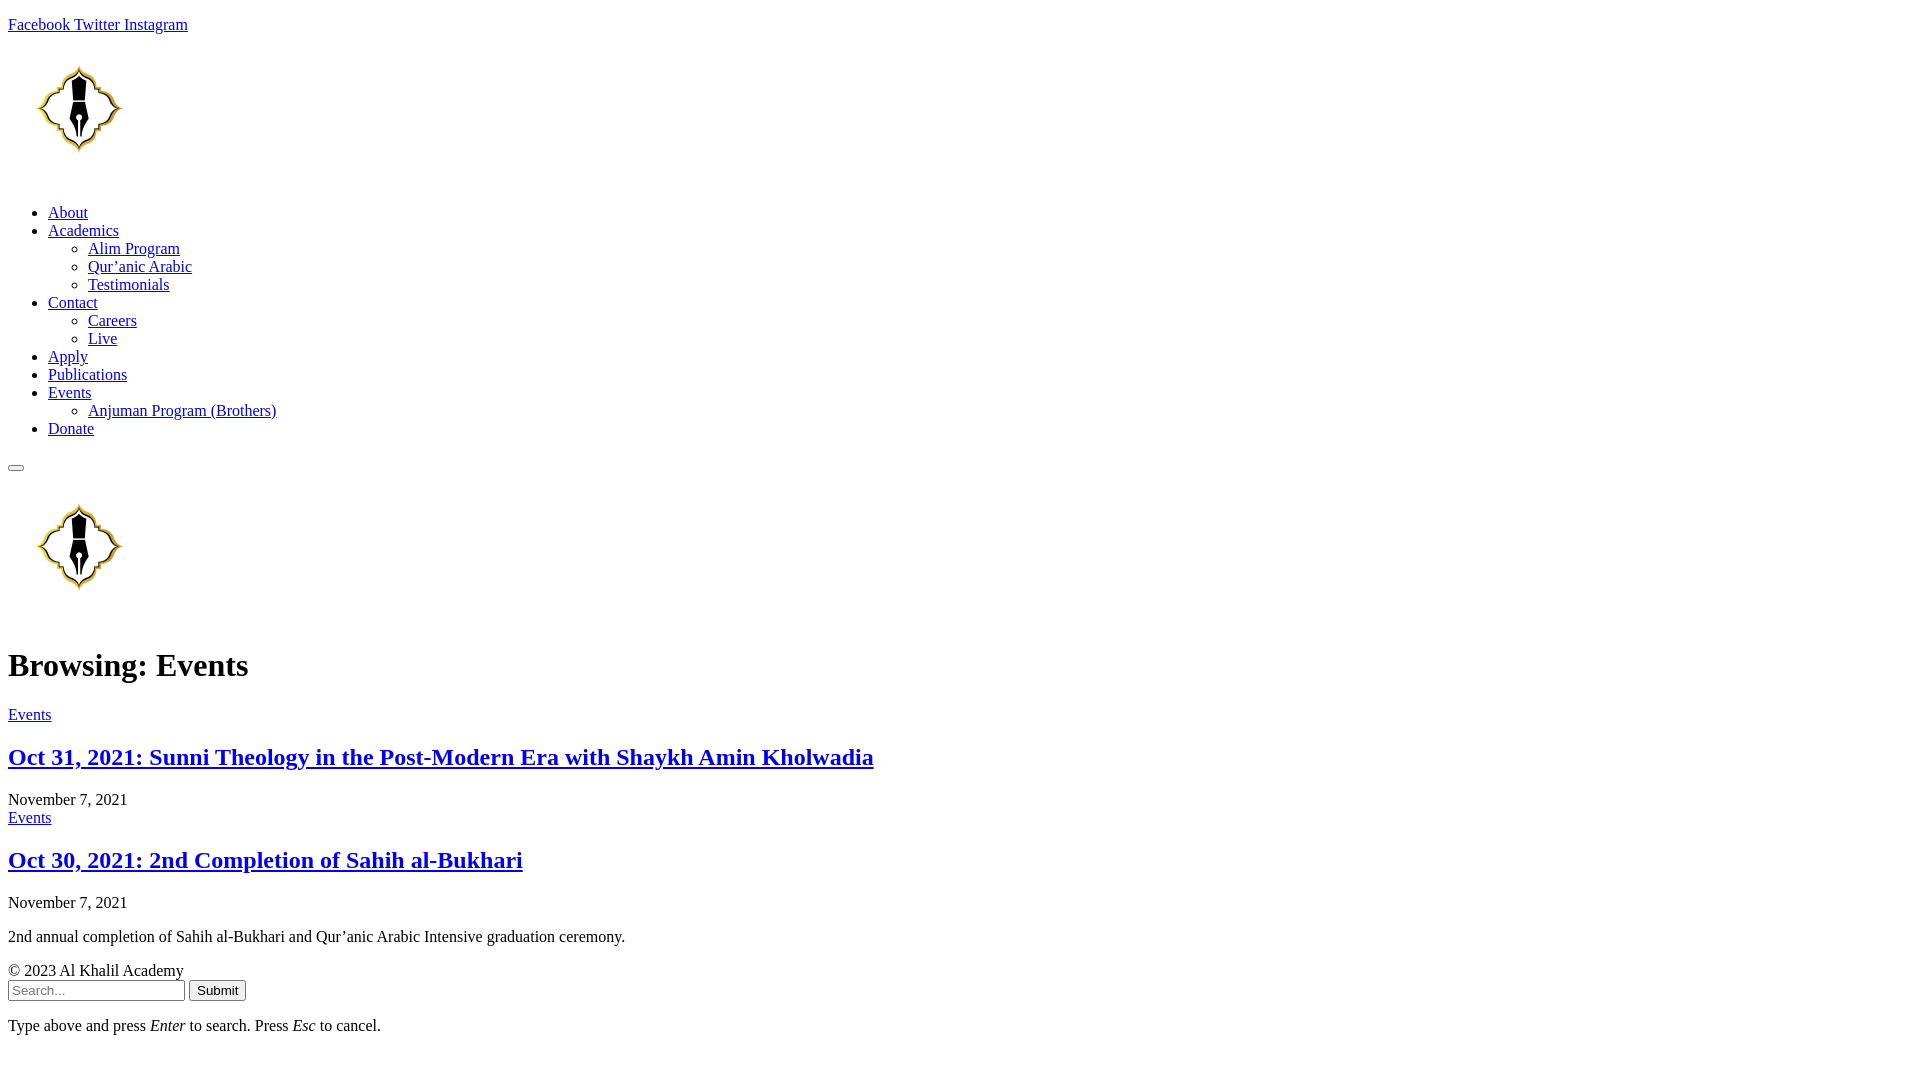 The width and height of the screenshot is (1920, 1080). What do you see at coordinates (217, 990) in the screenshot?
I see `'Submit'` at bounding box center [217, 990].